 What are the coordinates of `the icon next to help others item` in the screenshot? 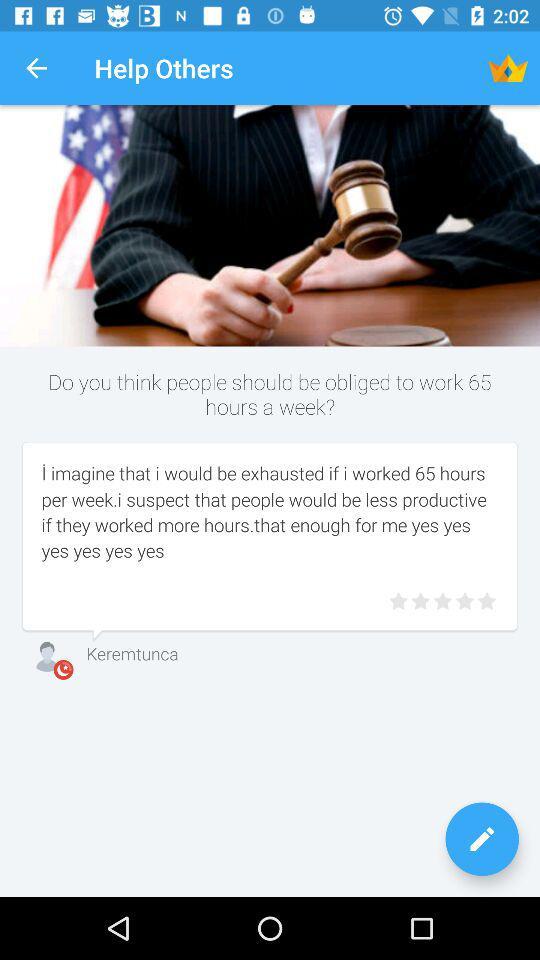 It's located at (508, 68).